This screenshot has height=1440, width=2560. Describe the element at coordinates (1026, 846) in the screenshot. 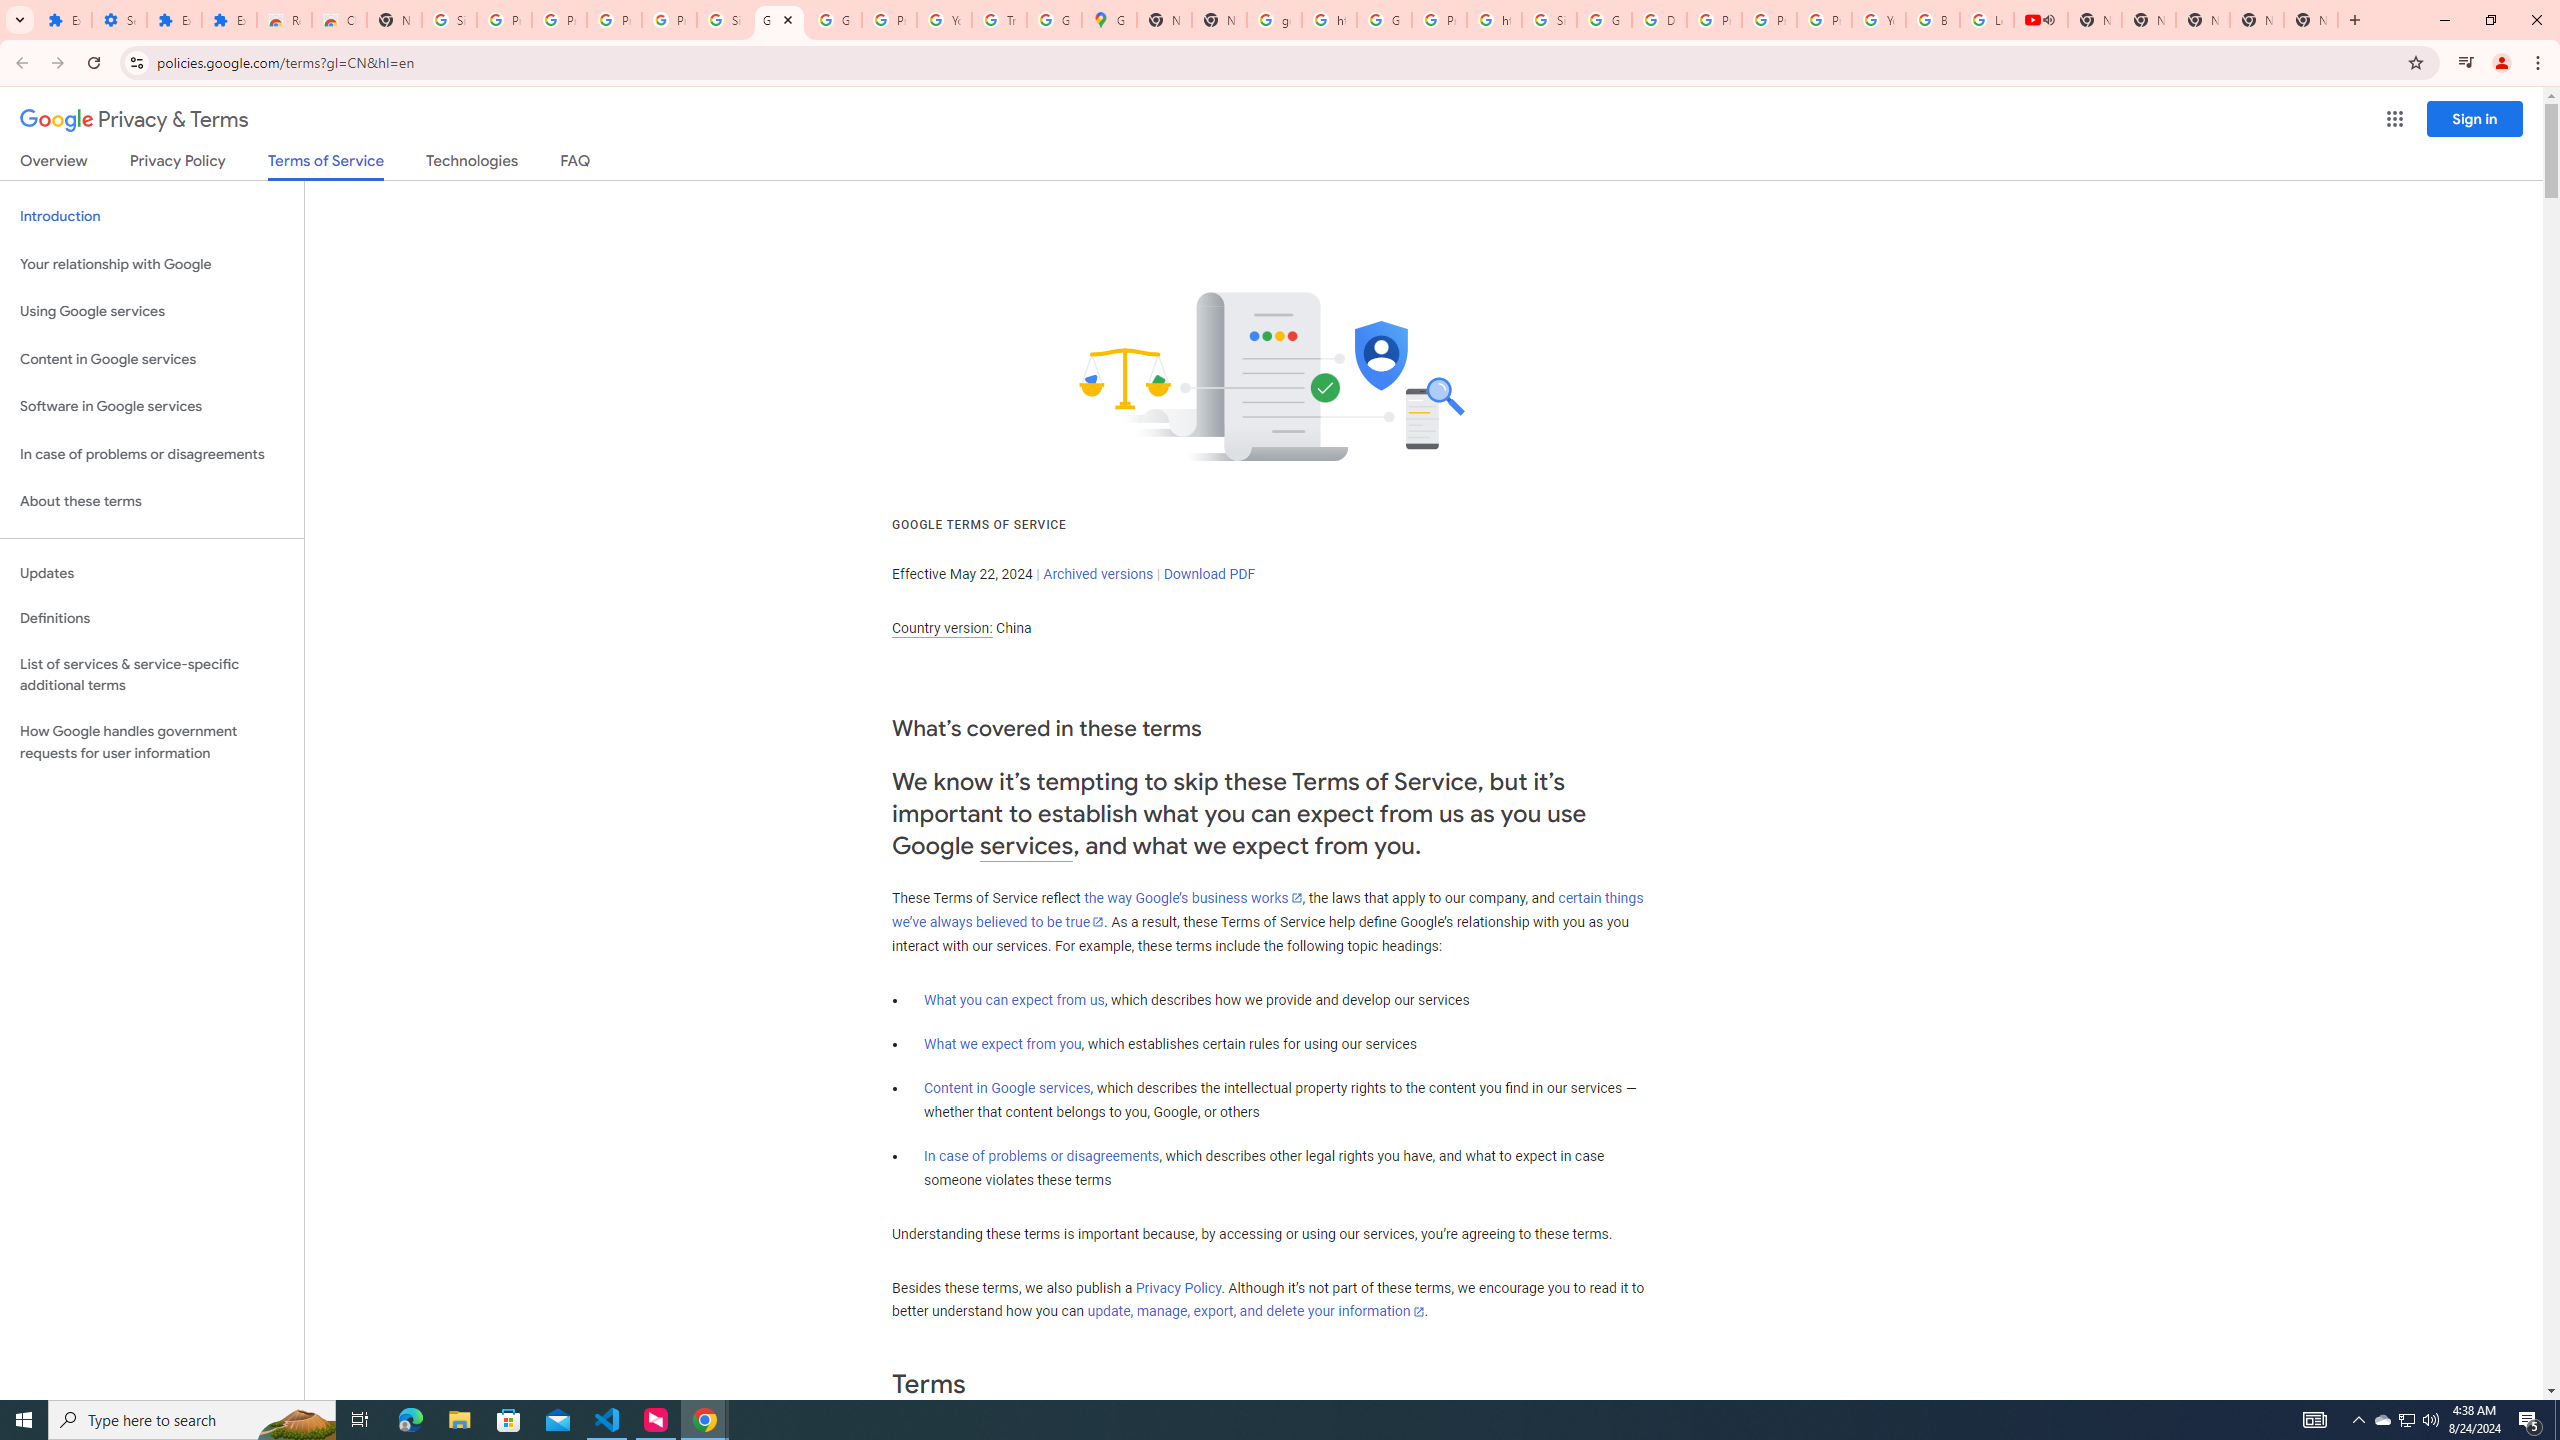

I see `'services'` at that location.